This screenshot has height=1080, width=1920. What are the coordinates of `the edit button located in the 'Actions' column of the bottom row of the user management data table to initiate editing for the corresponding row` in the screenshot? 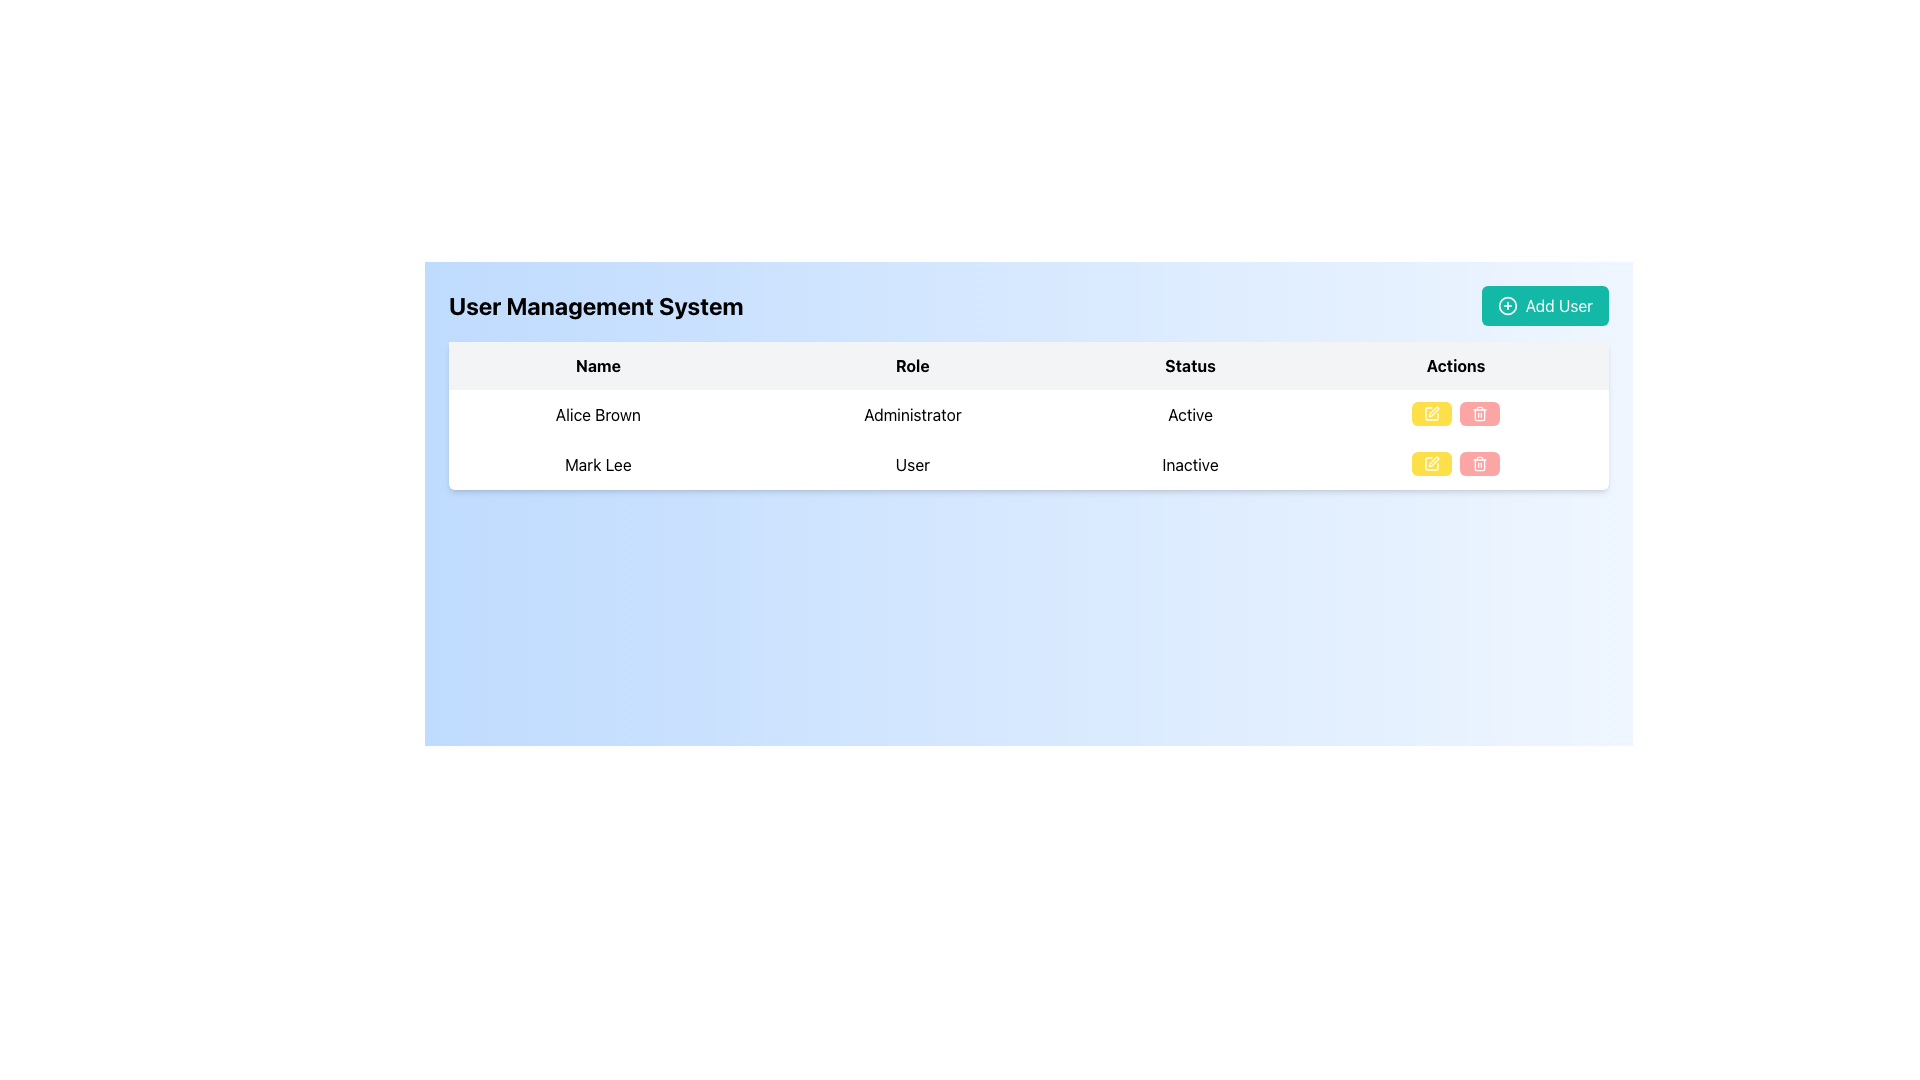 It's located at (1430, 463).